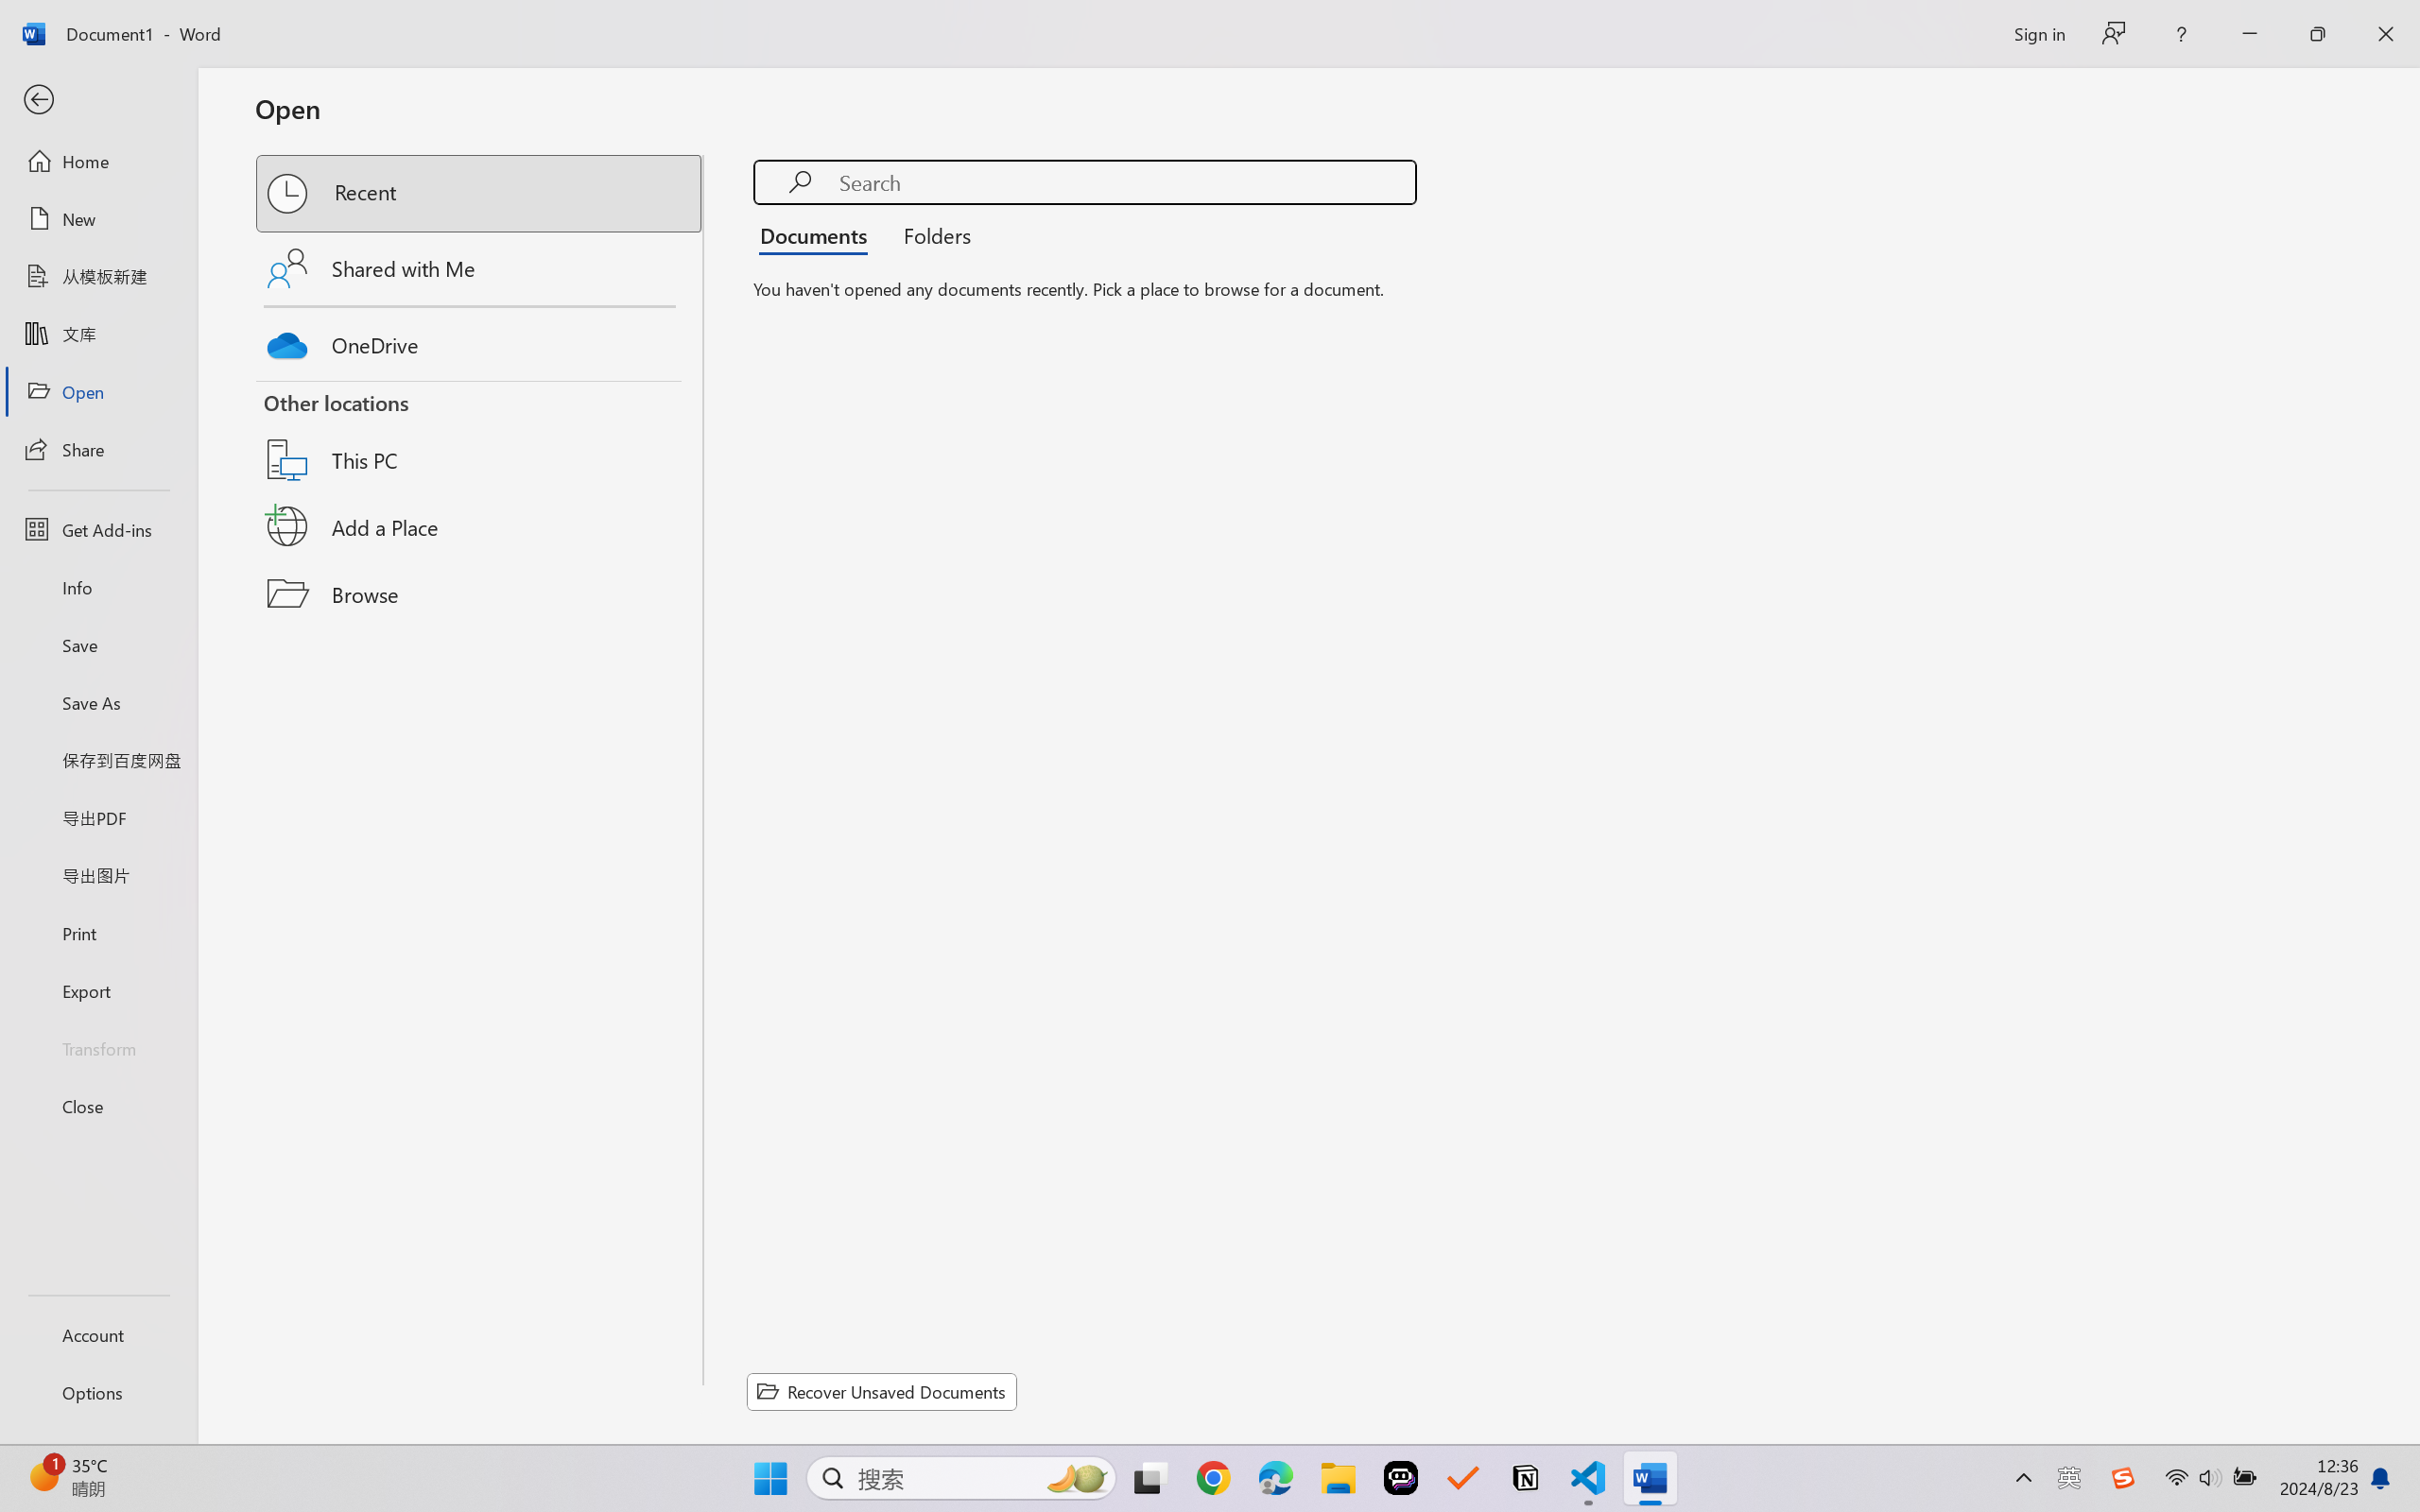  What do you see at coordinates (97, 933) in the screenshot?
I see `'Print'` at bounding box center [97, 933].